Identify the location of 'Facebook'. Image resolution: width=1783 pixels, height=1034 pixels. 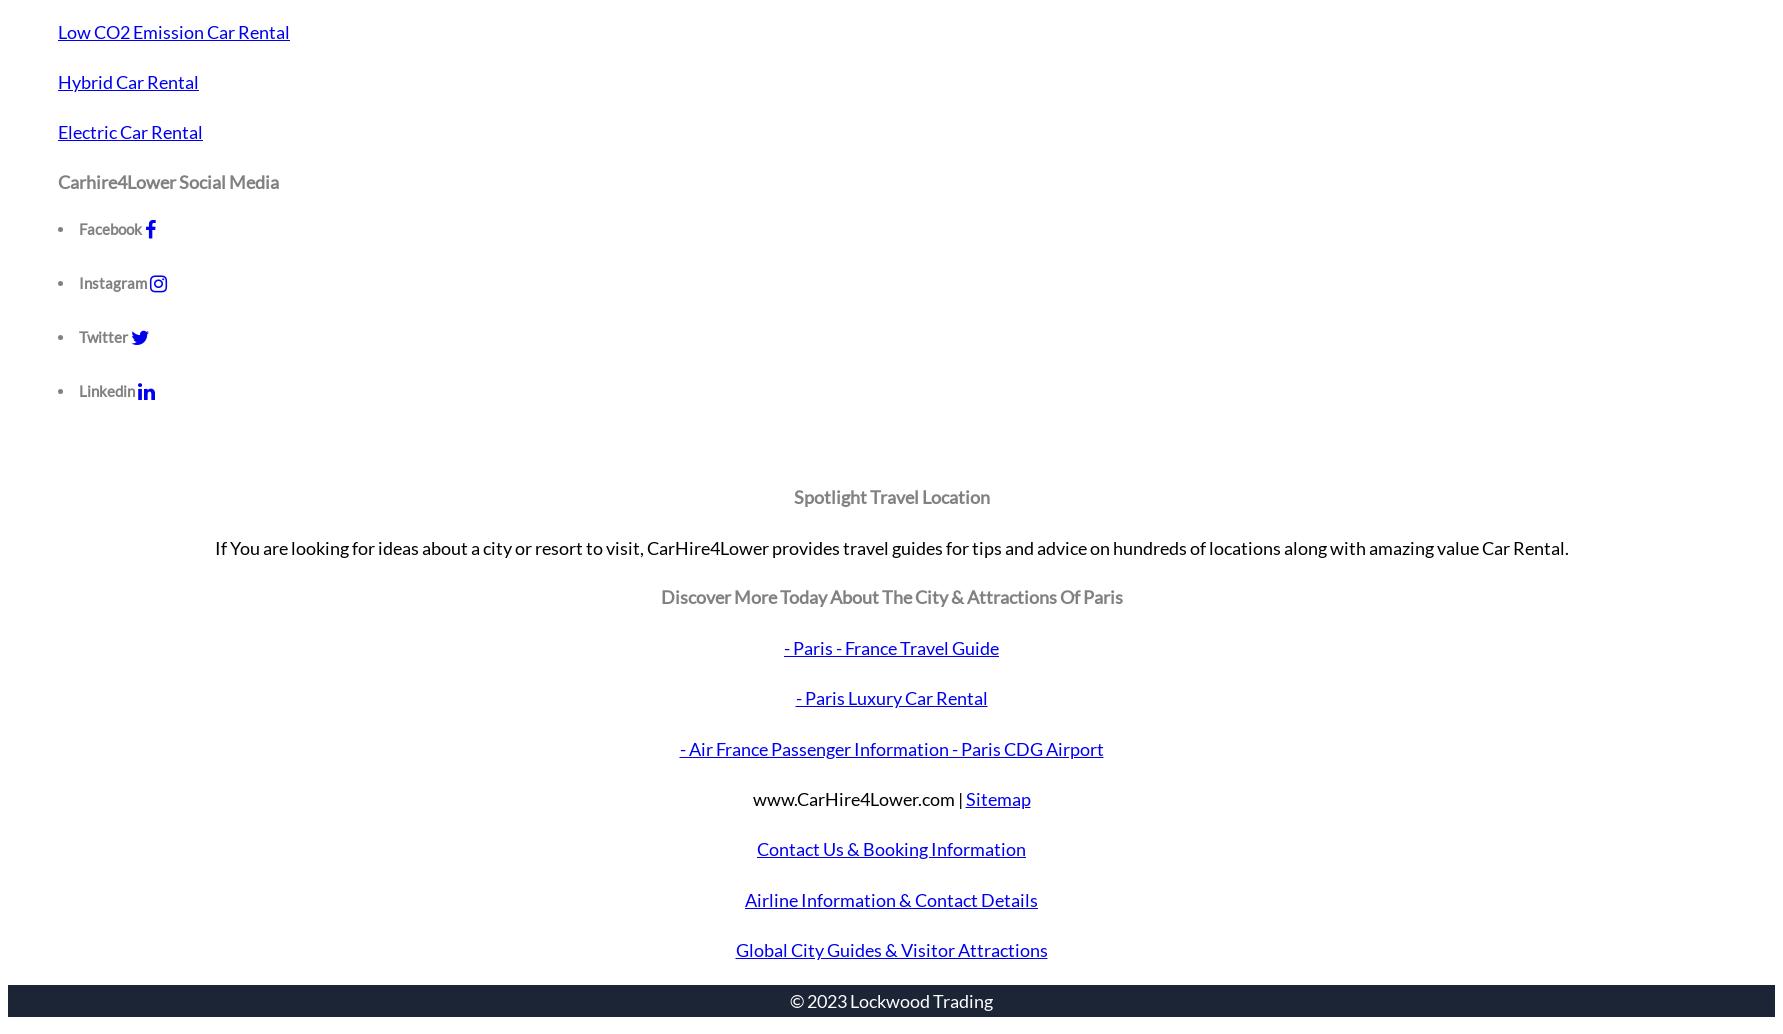
(110, 227).